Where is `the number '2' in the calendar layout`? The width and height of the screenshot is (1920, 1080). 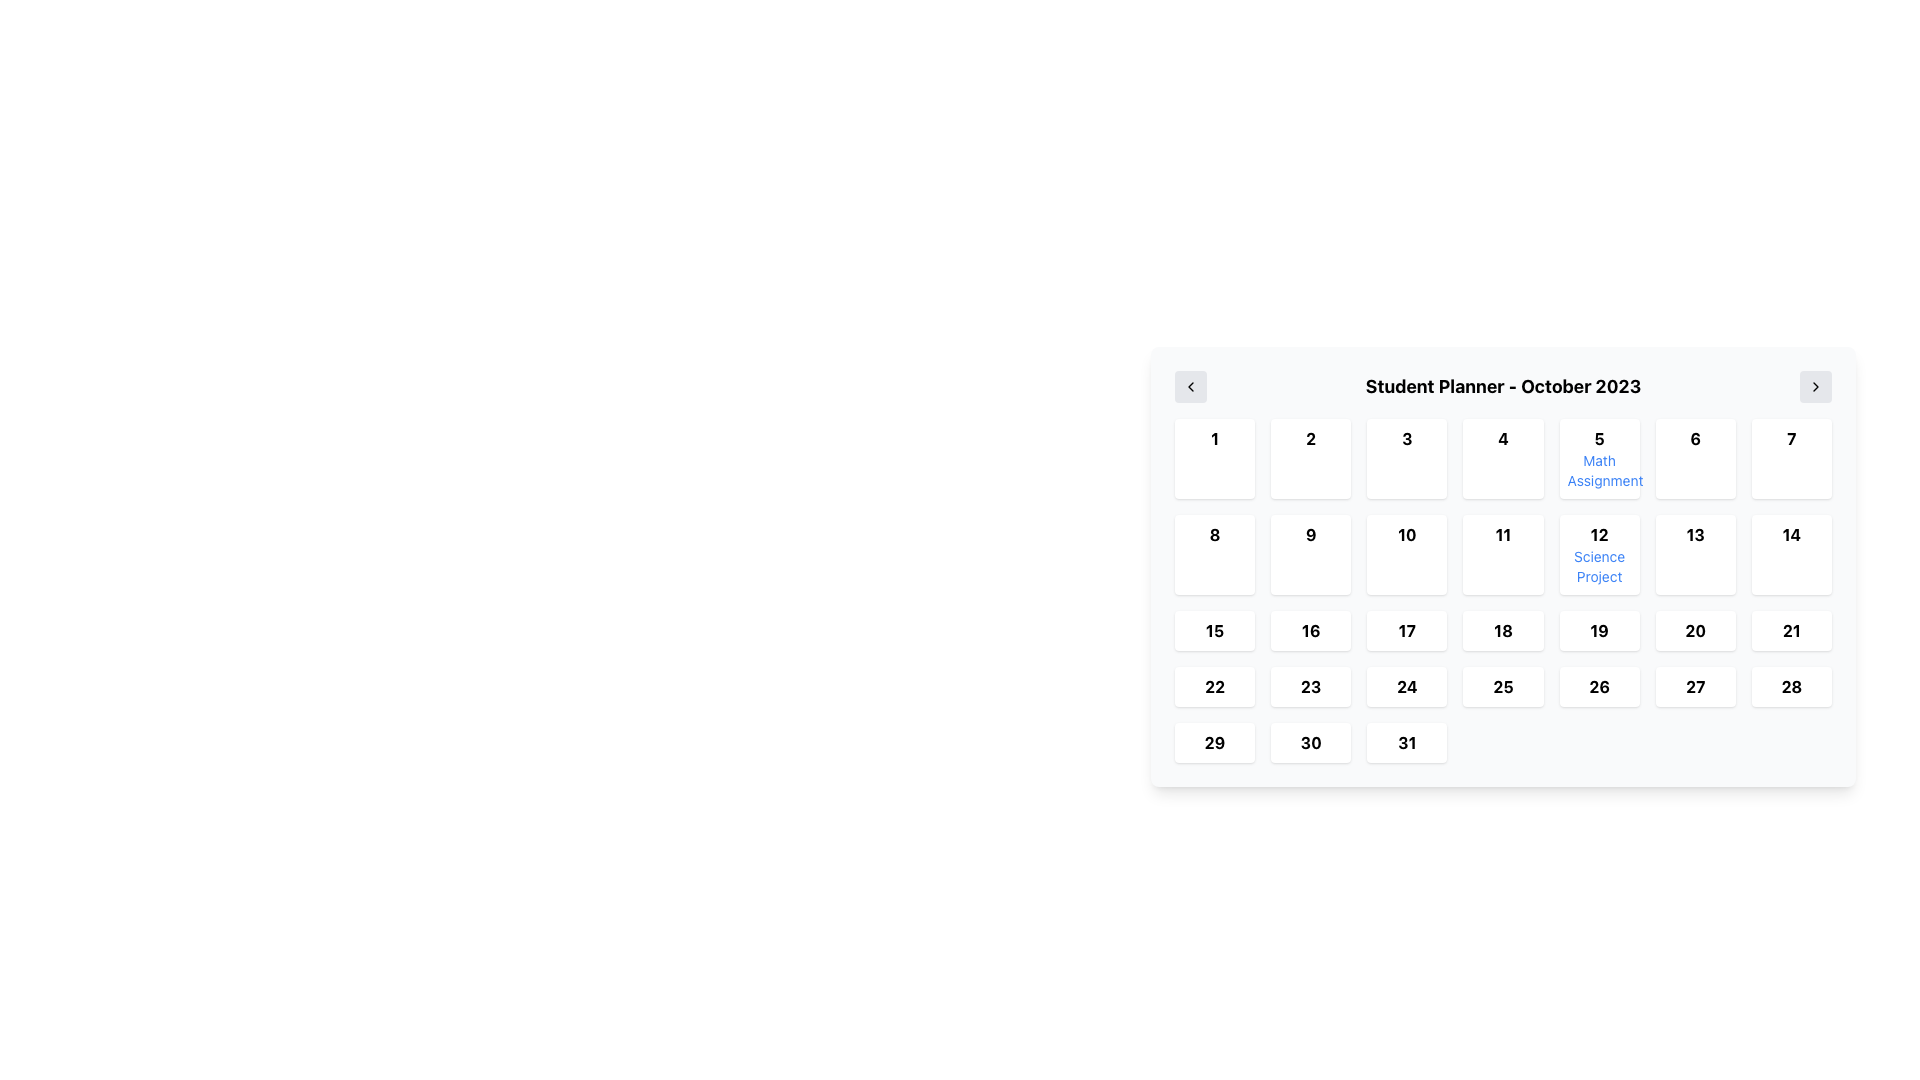
the number '2' in the calendar layout is located at coordinates (1311, 438).